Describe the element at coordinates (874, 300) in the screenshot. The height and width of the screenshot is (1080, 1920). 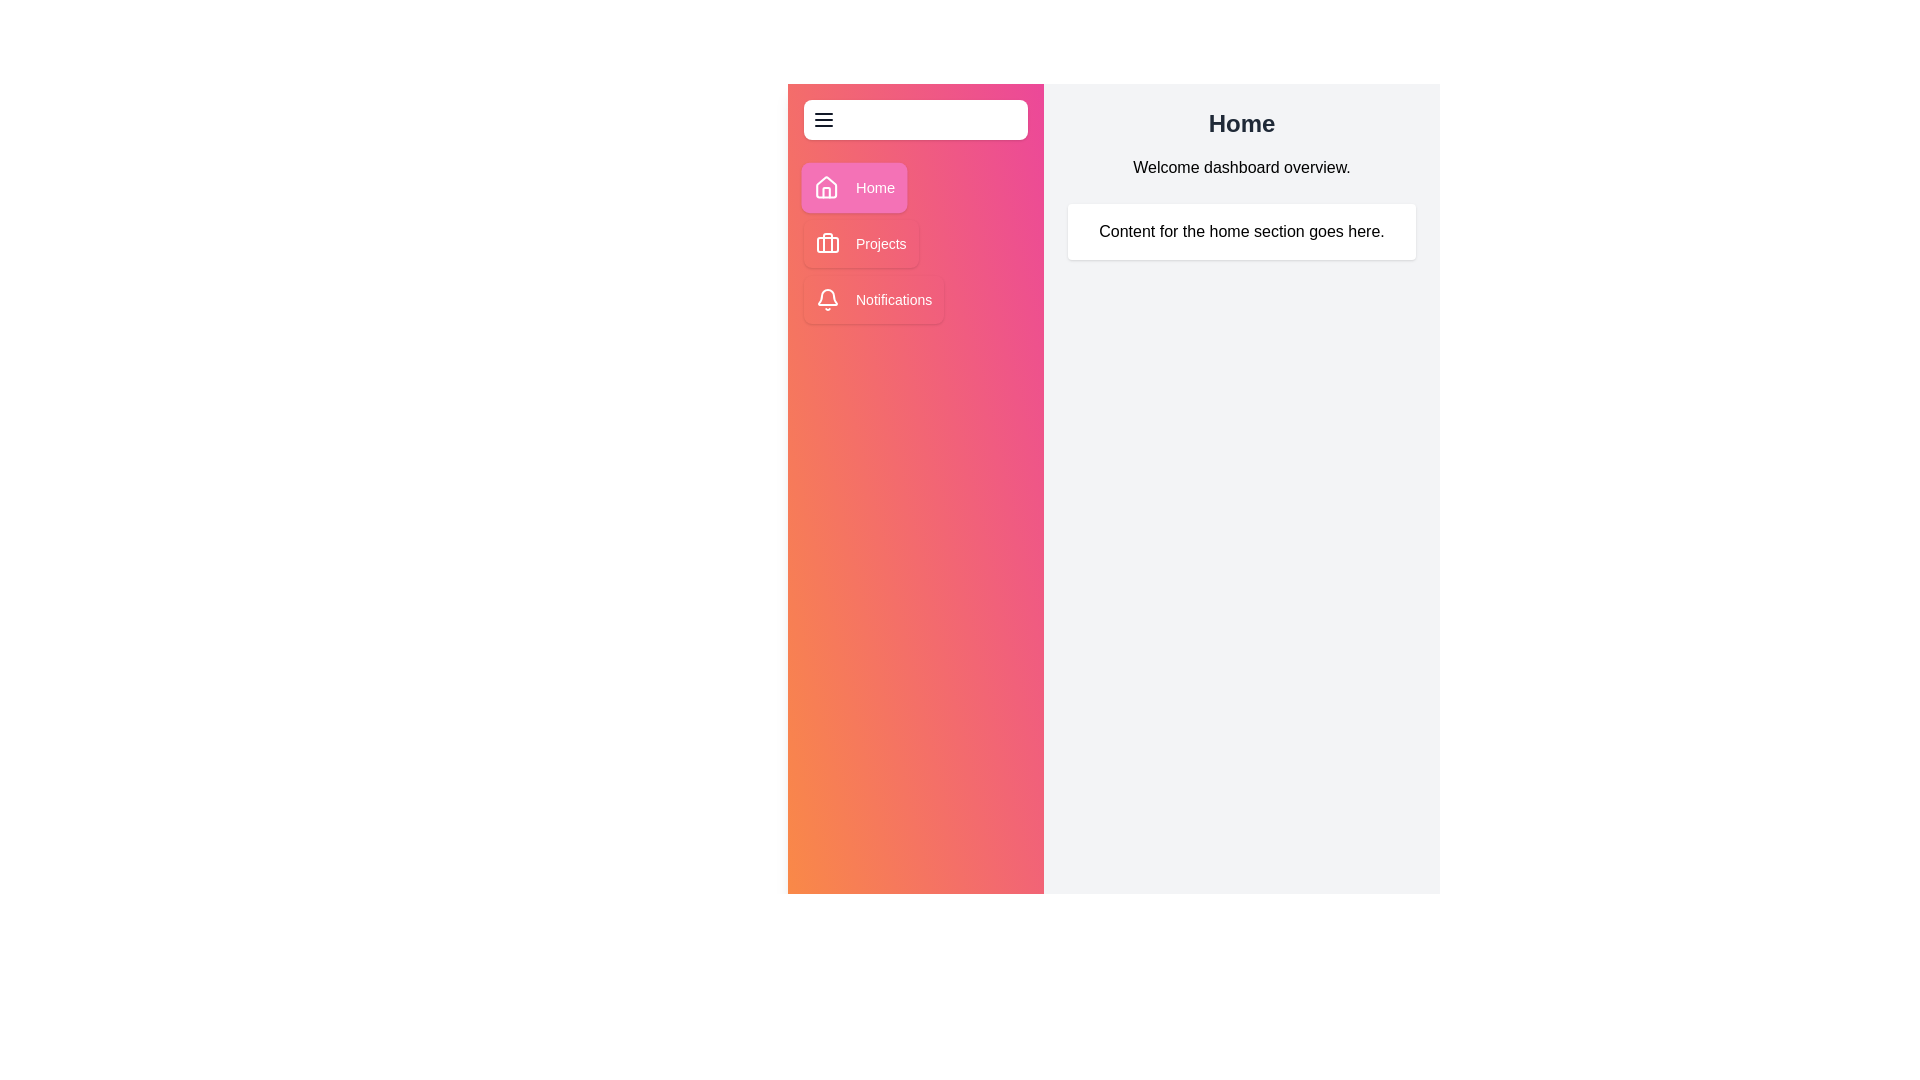
I see `the Notifications button to navigate to the respective section` at that location.